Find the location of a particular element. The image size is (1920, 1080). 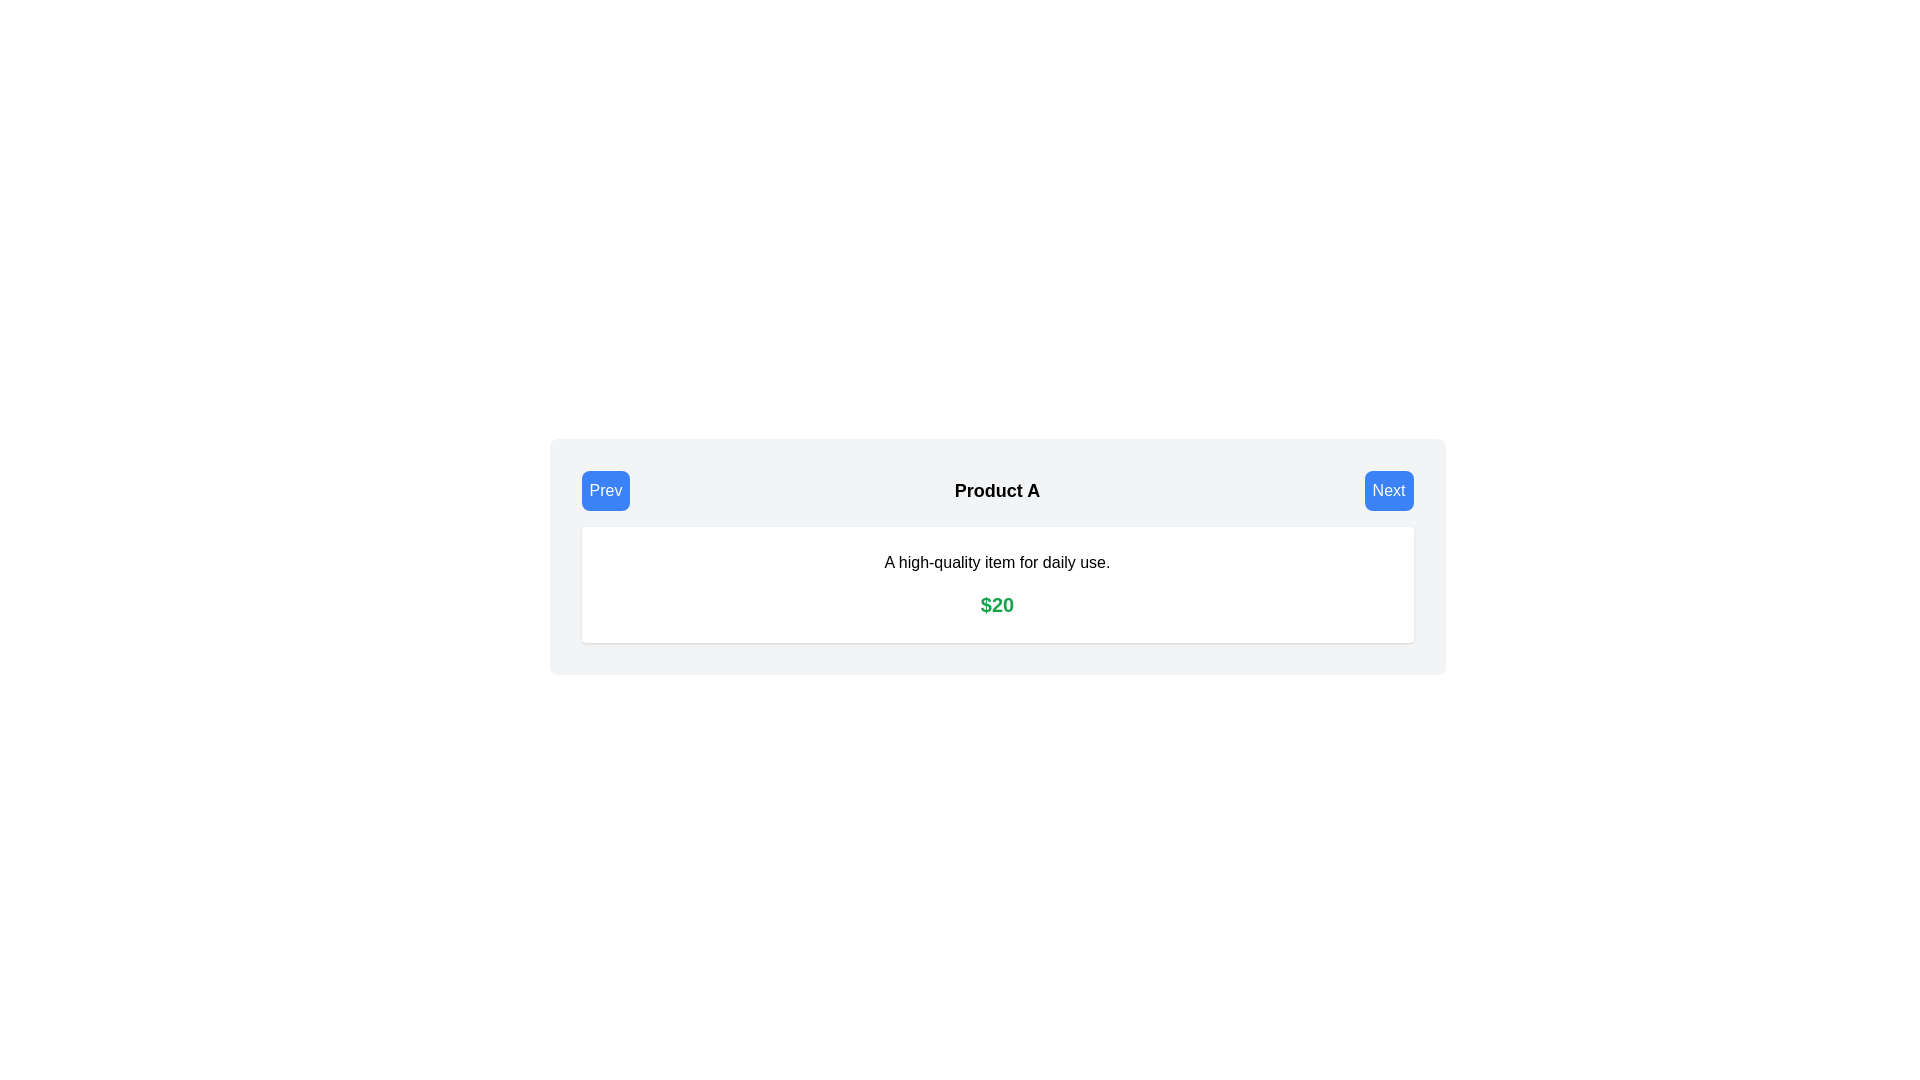

the product name label located between the 'Prev' and 'Next' buttons in the navigation section is located at coordinates (997, 490).